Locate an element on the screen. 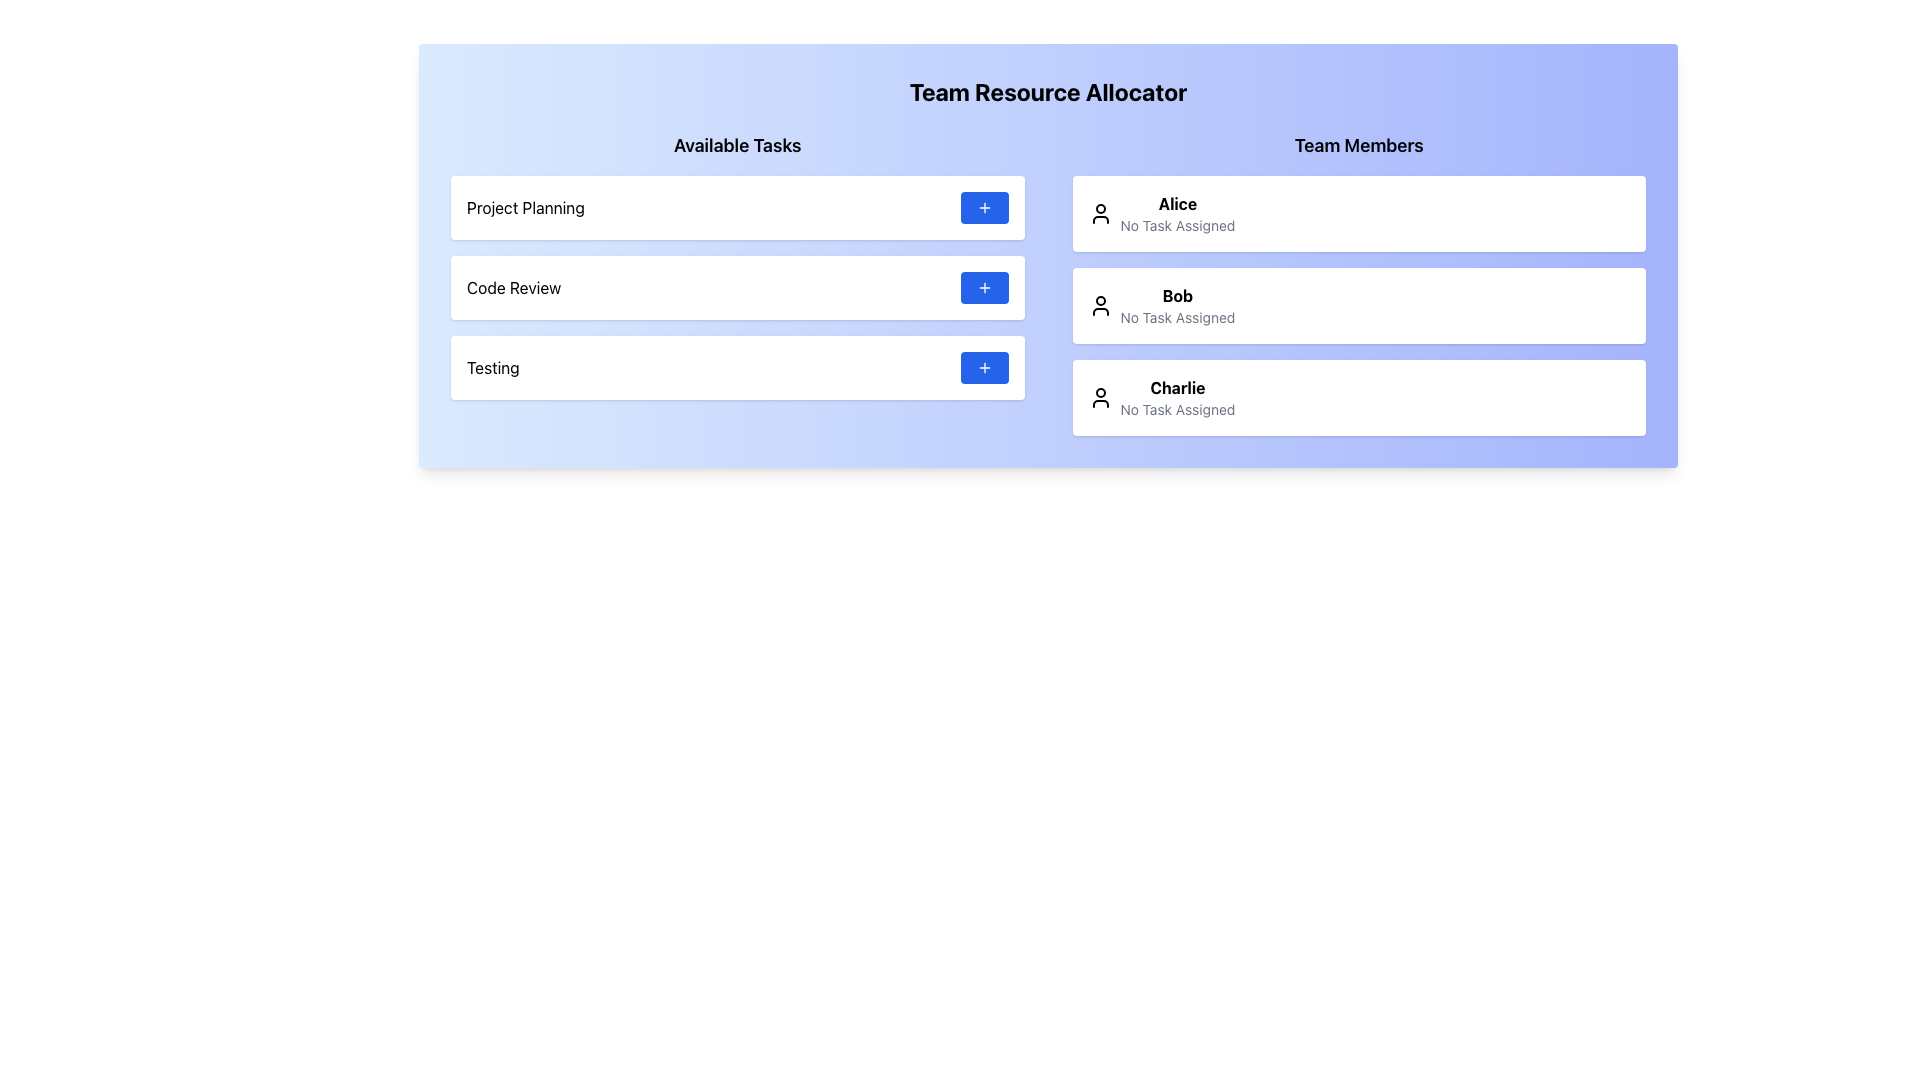 This screenshot has height=1080, width=1920. the text label reading 'No Task Assigned', which is styled in a smaller gray font and positioned below the name 'Bob' in the second card under the 'Team Members' heading is located at coordinates (1177, 316).